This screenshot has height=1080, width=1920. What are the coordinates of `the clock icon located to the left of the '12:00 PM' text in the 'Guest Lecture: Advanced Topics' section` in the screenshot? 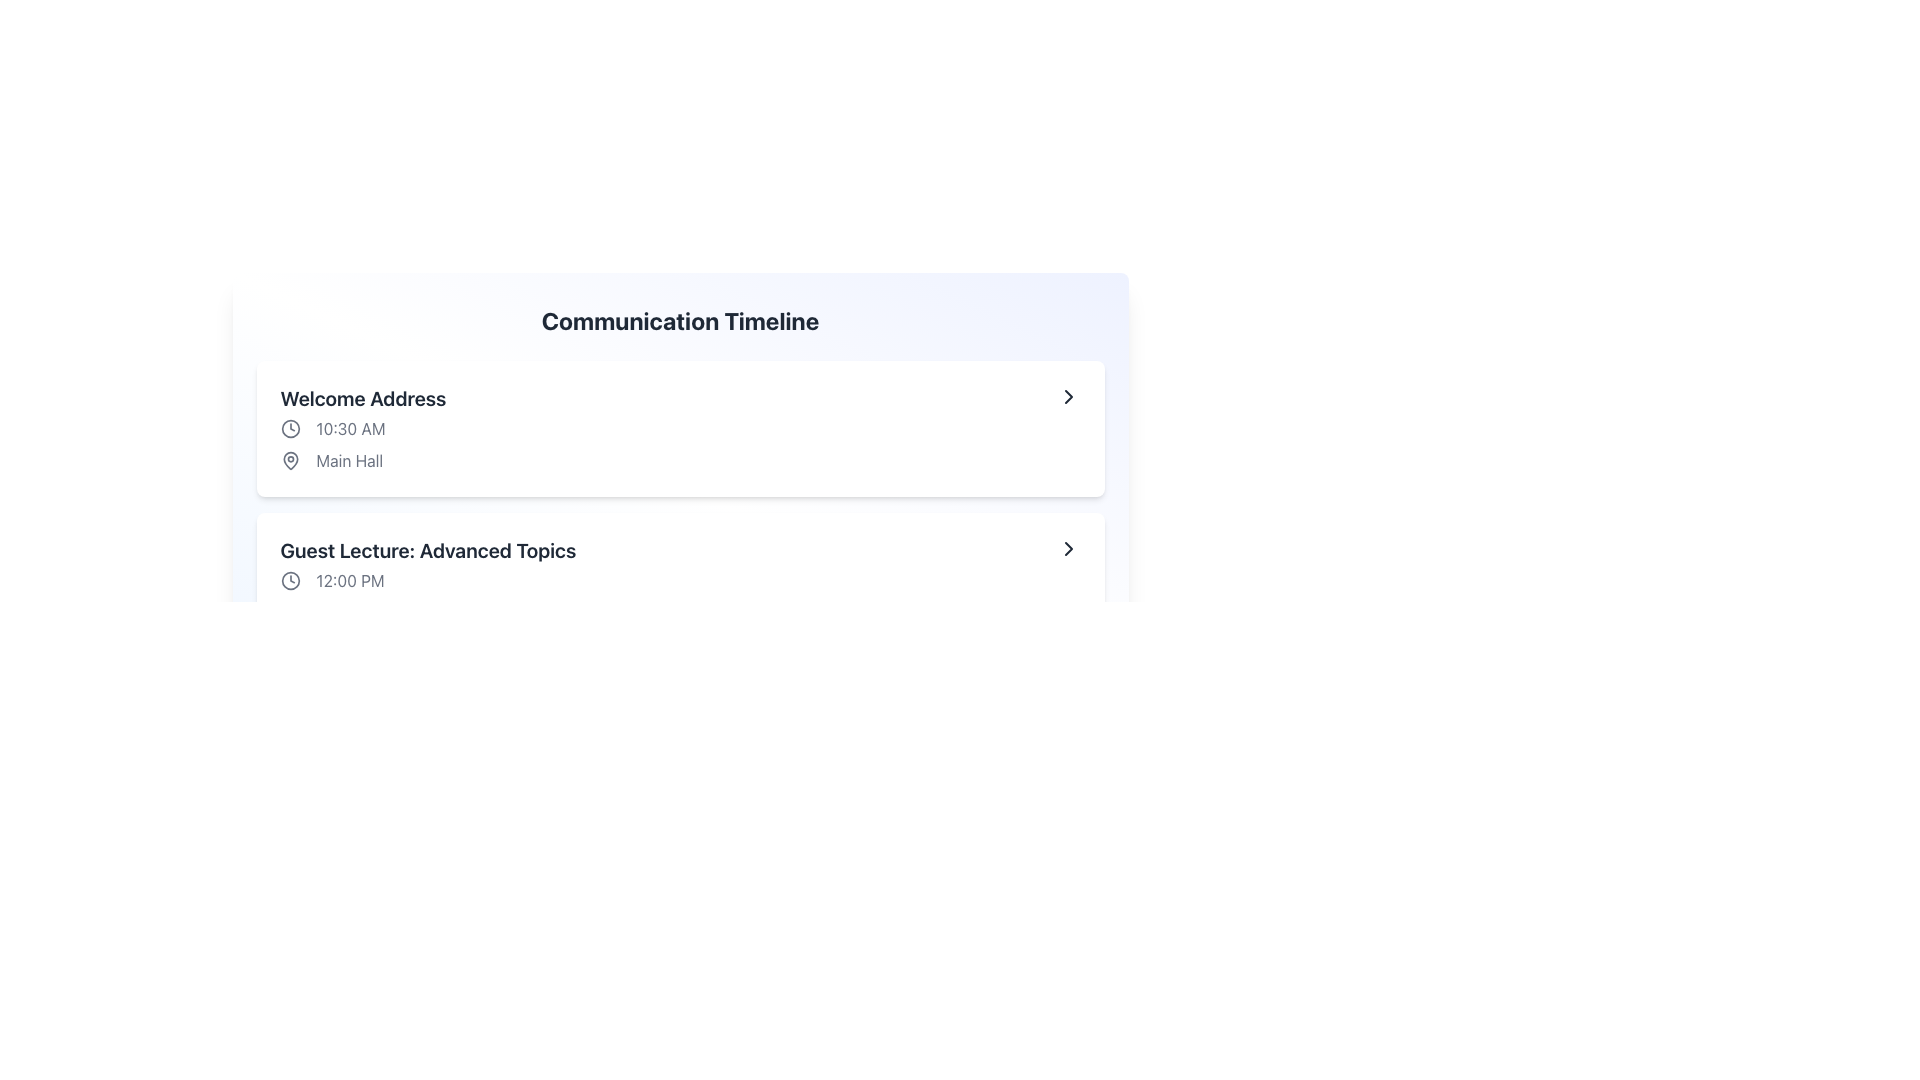 It's located at (289, 581).